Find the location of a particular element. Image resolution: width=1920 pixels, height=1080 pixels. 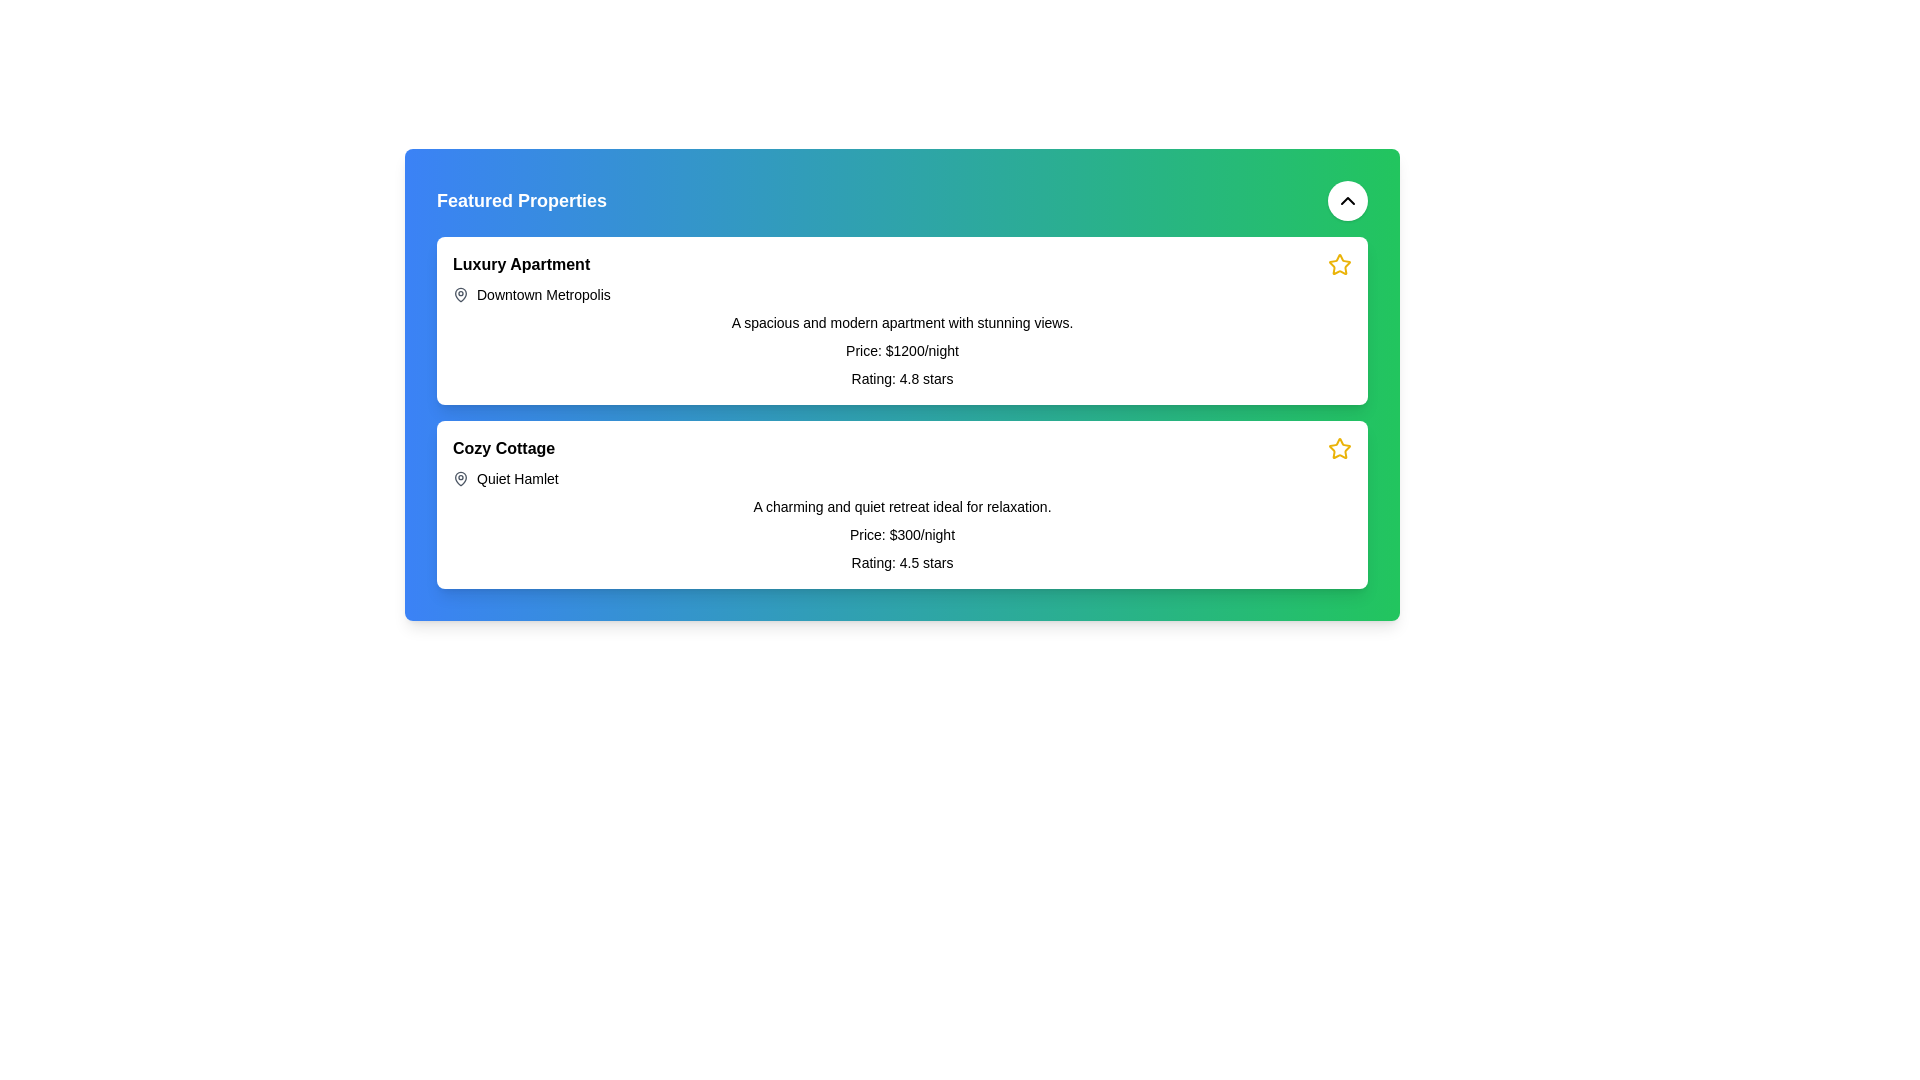

the text label displaying the average user rating for the property located at the bottom of the 'Cozy Cottage' card is located at coordinates (901, 563).